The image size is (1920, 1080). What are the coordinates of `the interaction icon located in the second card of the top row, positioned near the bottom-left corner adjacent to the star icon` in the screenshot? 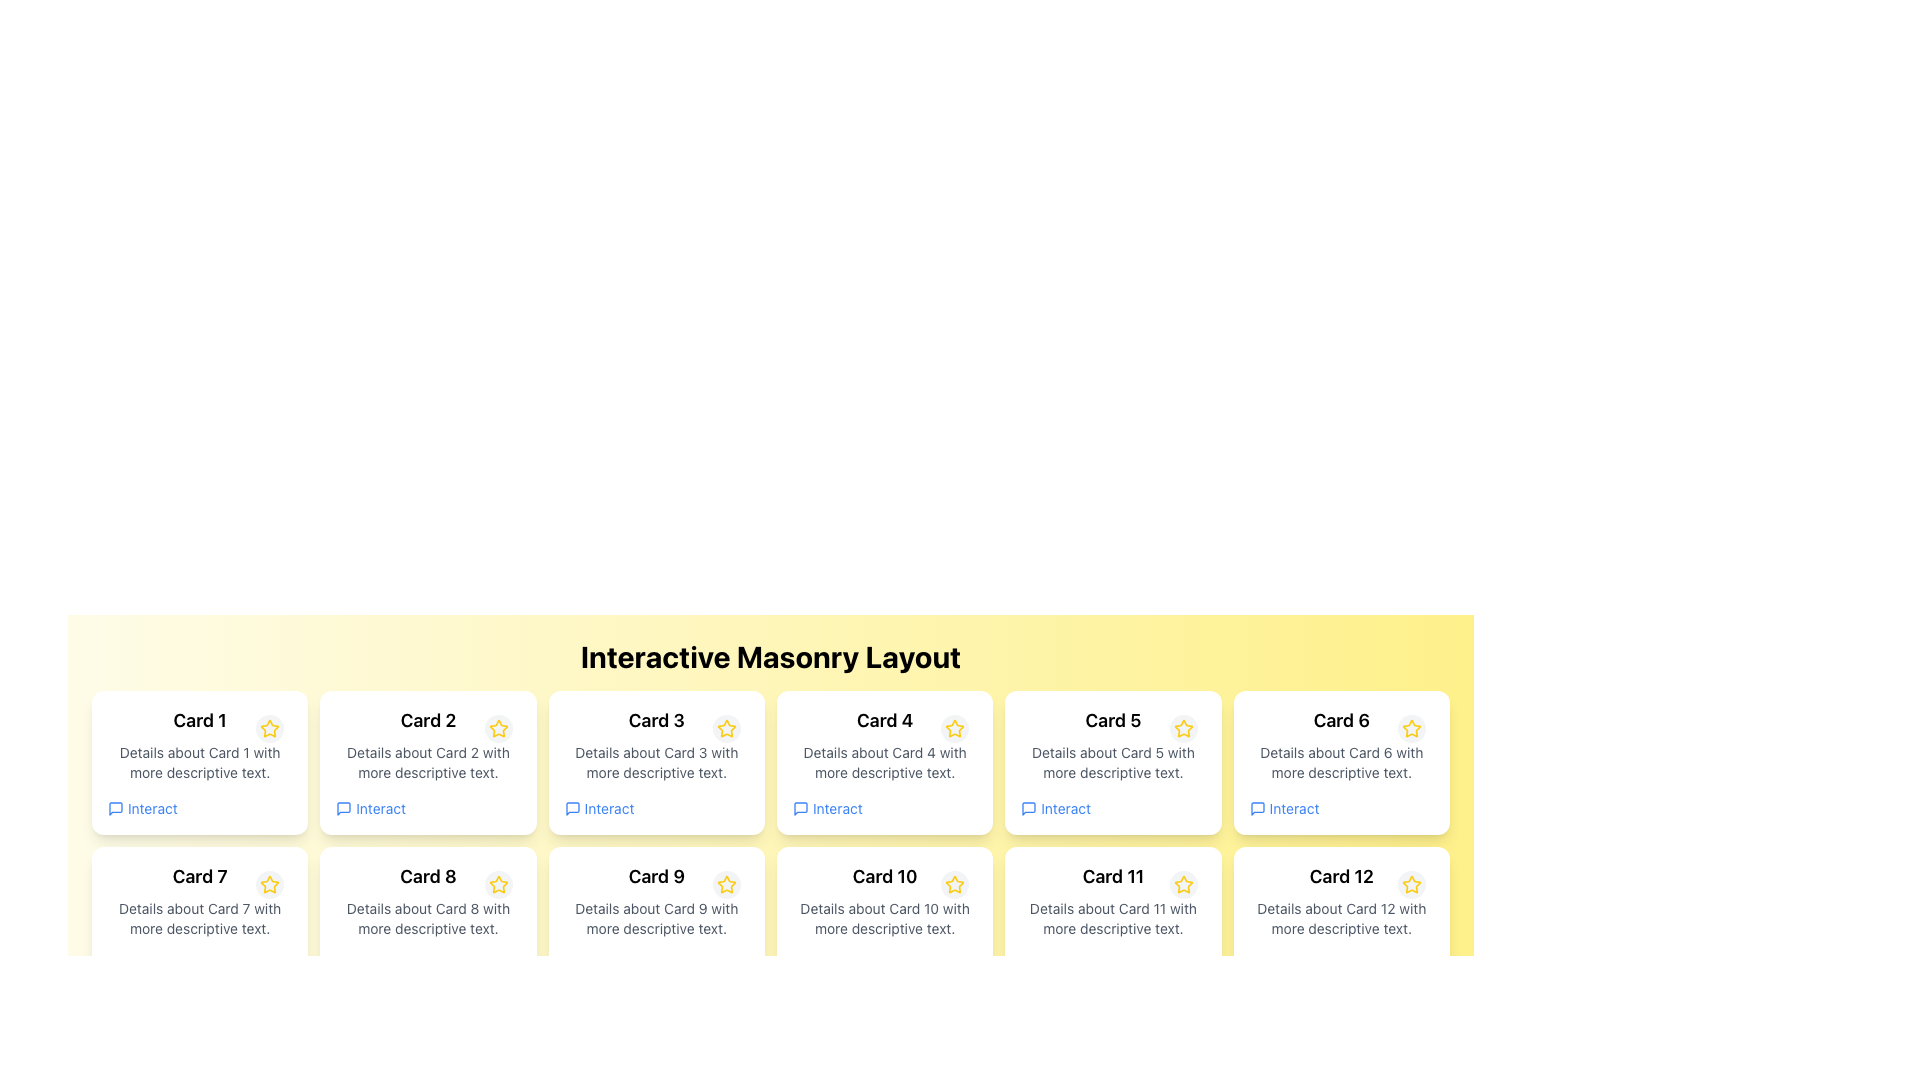 It's located at (344, 808).